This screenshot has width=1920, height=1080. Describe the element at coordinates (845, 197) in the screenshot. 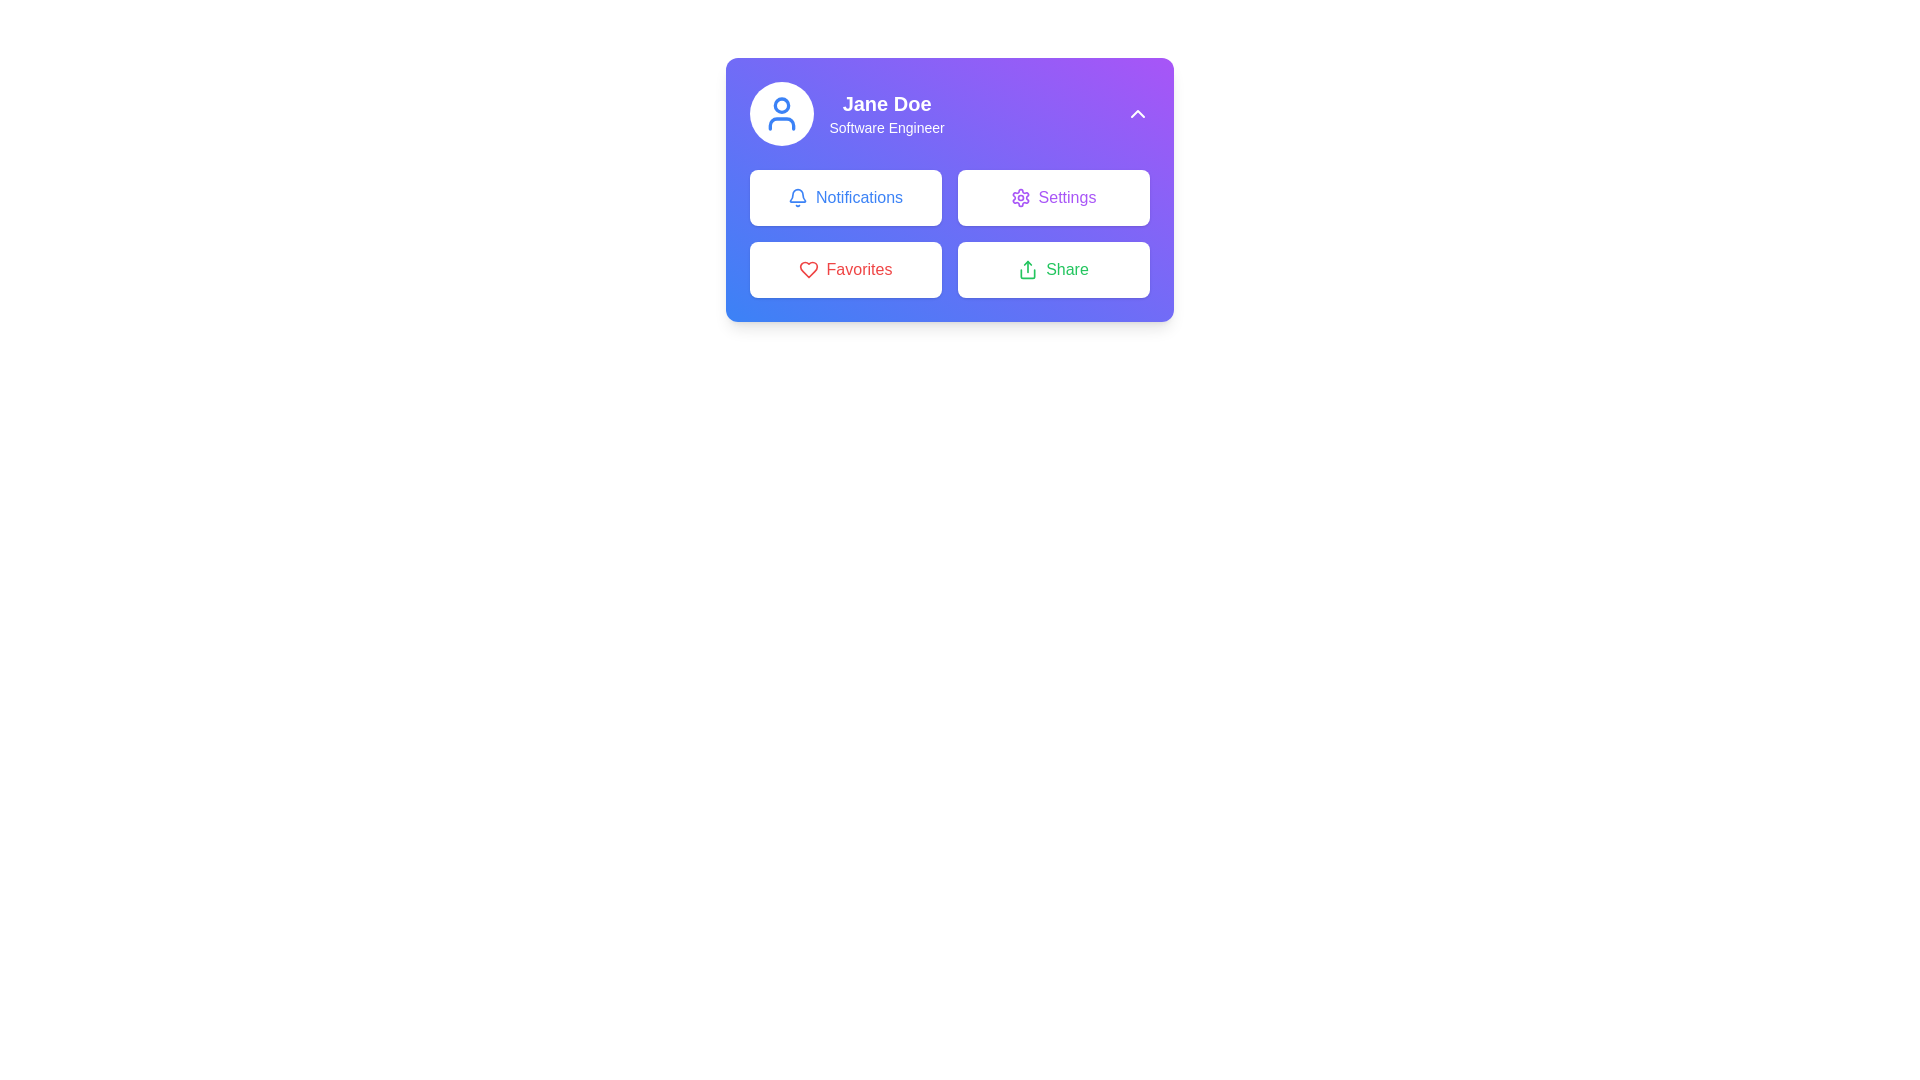

I see `the 'Notifications' button, which is a rectangular button with a white background, rounded corners, blue text, and a bell icon on the left` at that location.